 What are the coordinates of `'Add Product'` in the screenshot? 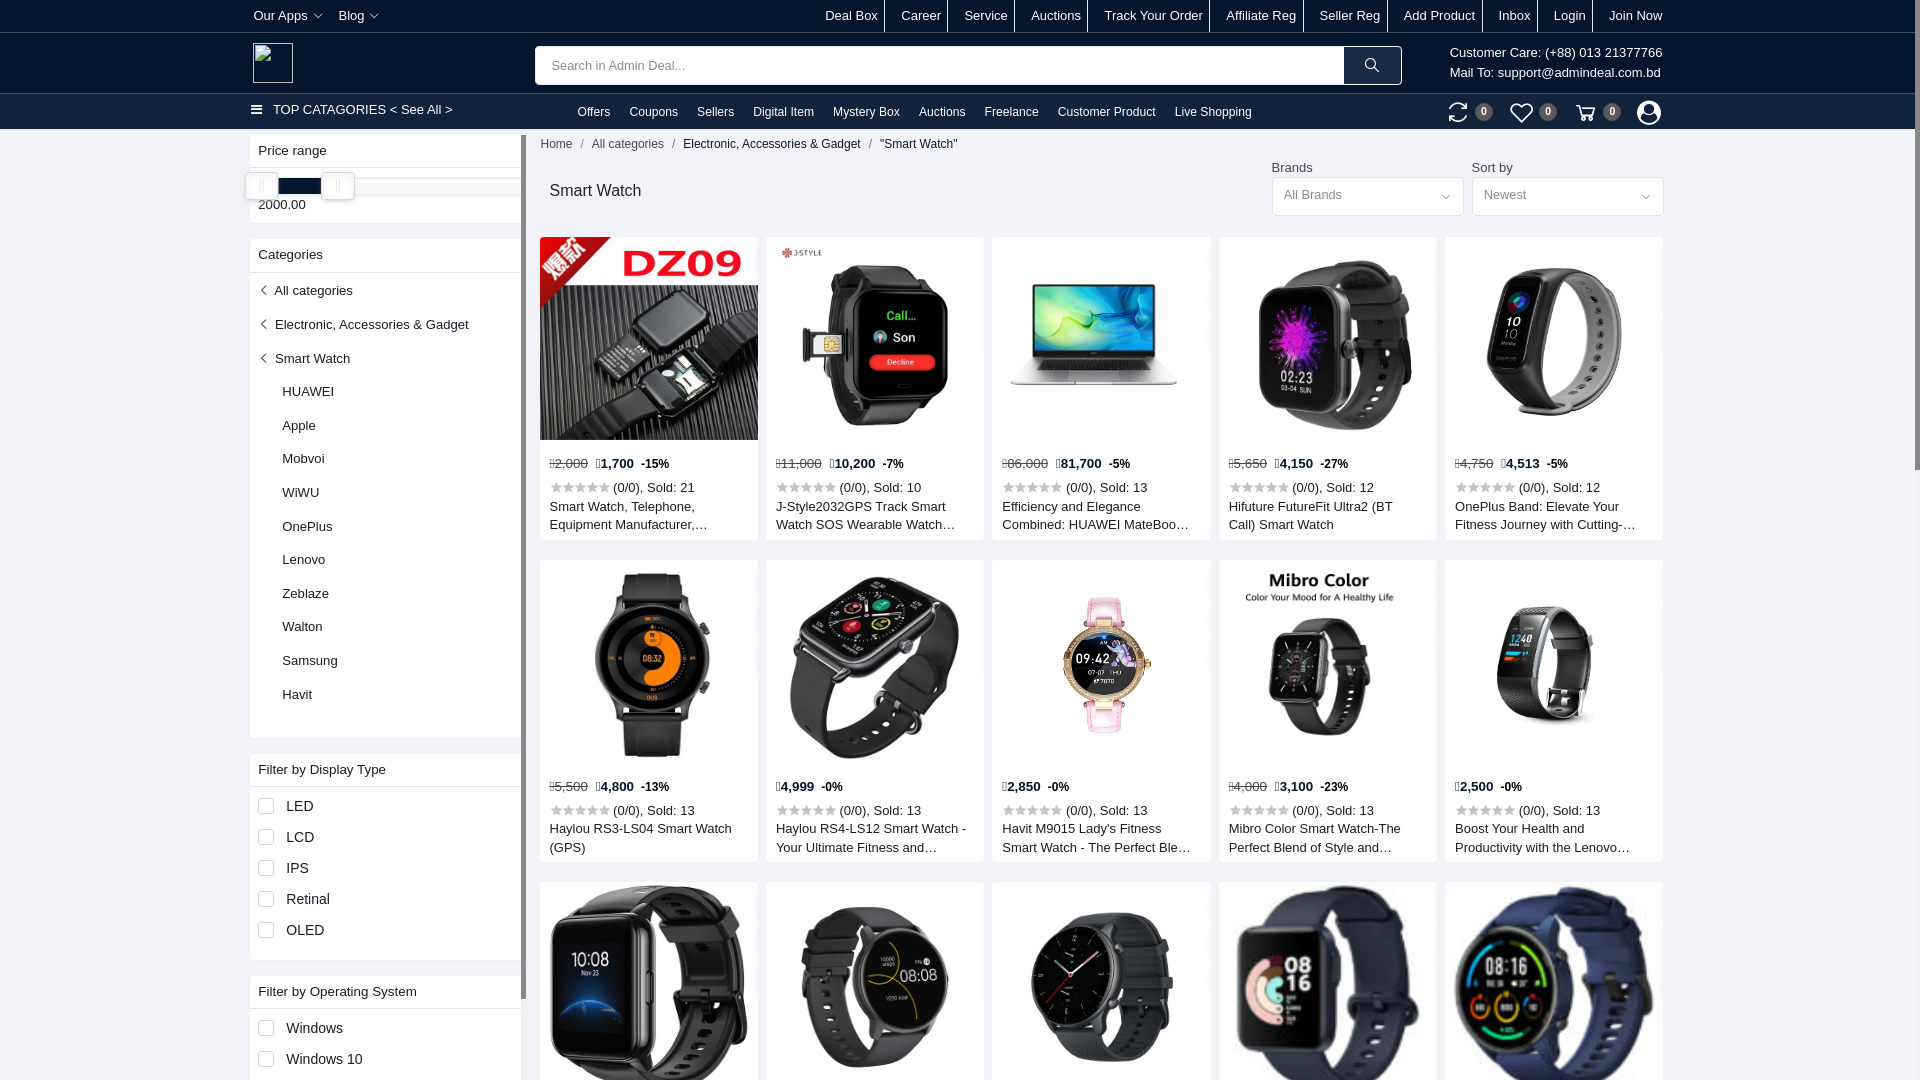 It's located at (1440, 15).